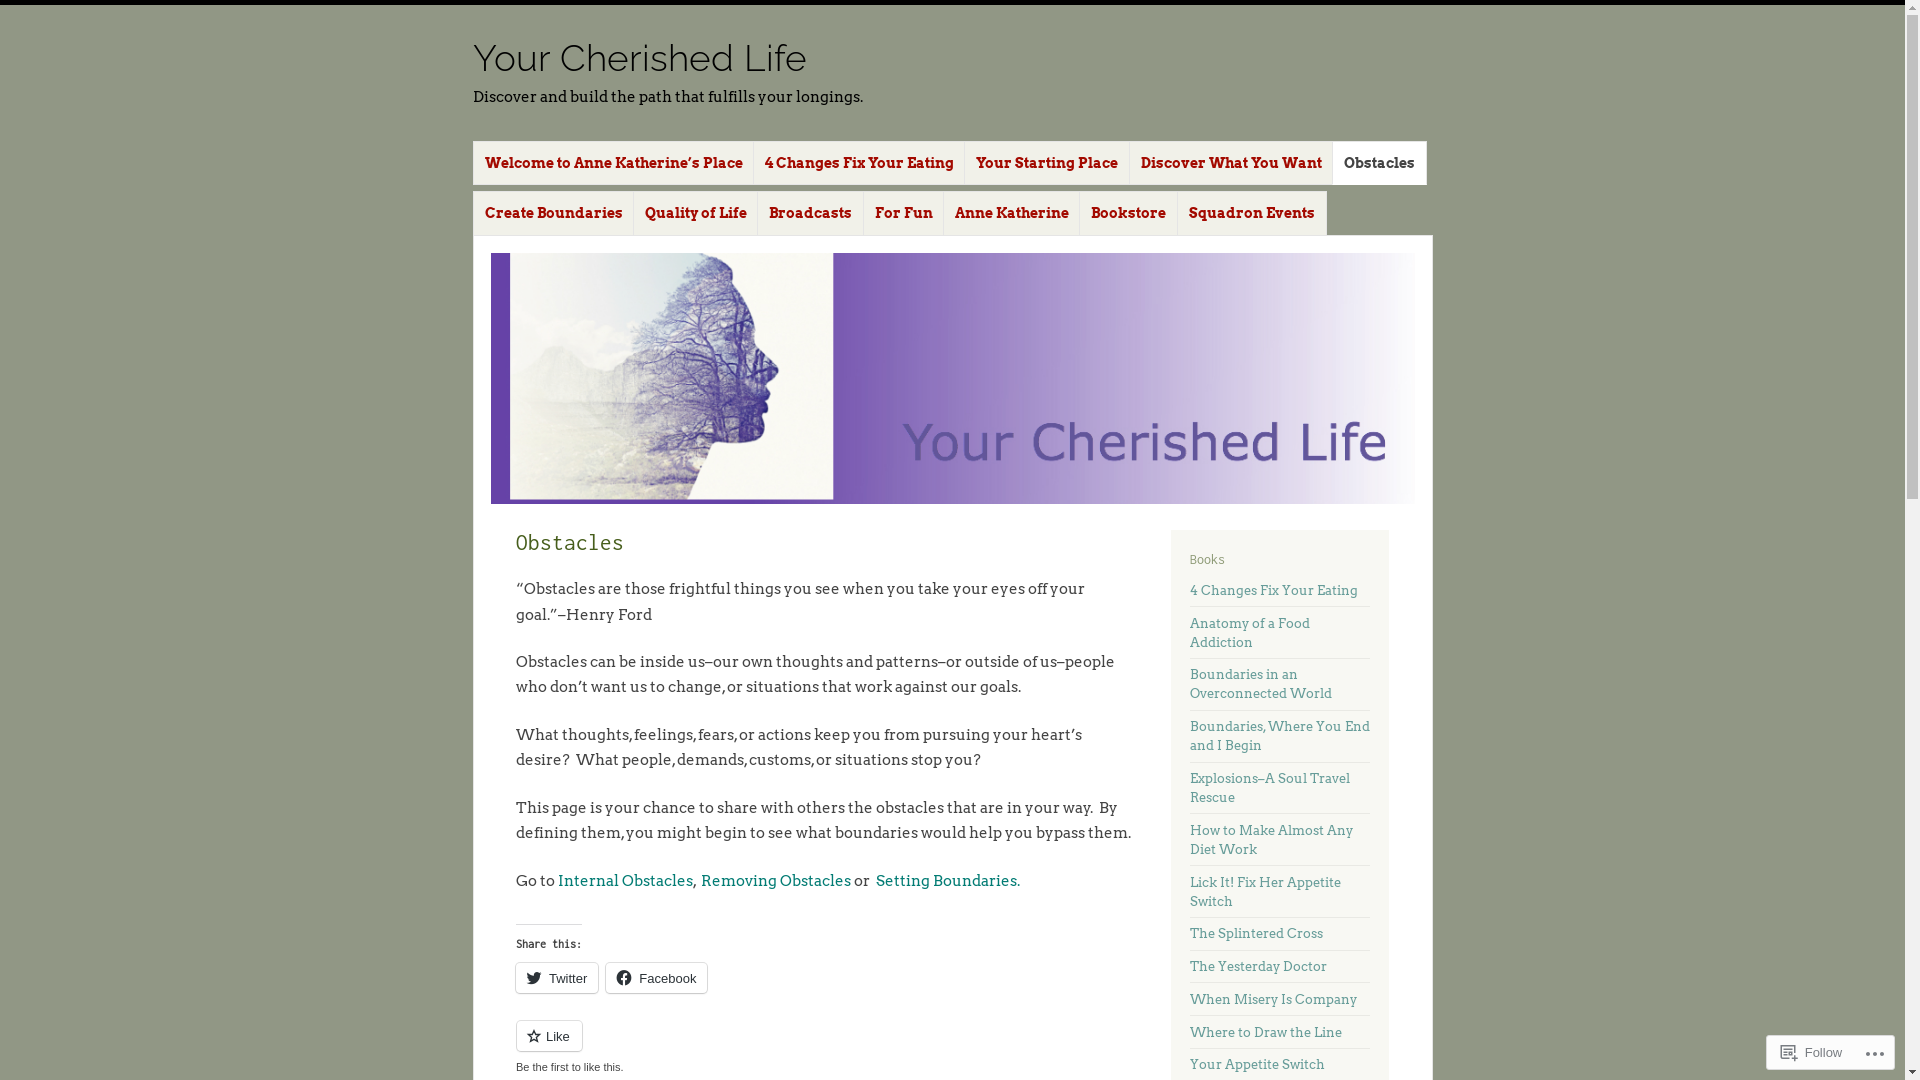 This screenshot has height=1080, width=1920. What do you see at coordinates (624, 879) in the screenshot?
I see `'Internal Obstacles'` at bounding box center [624, 879].